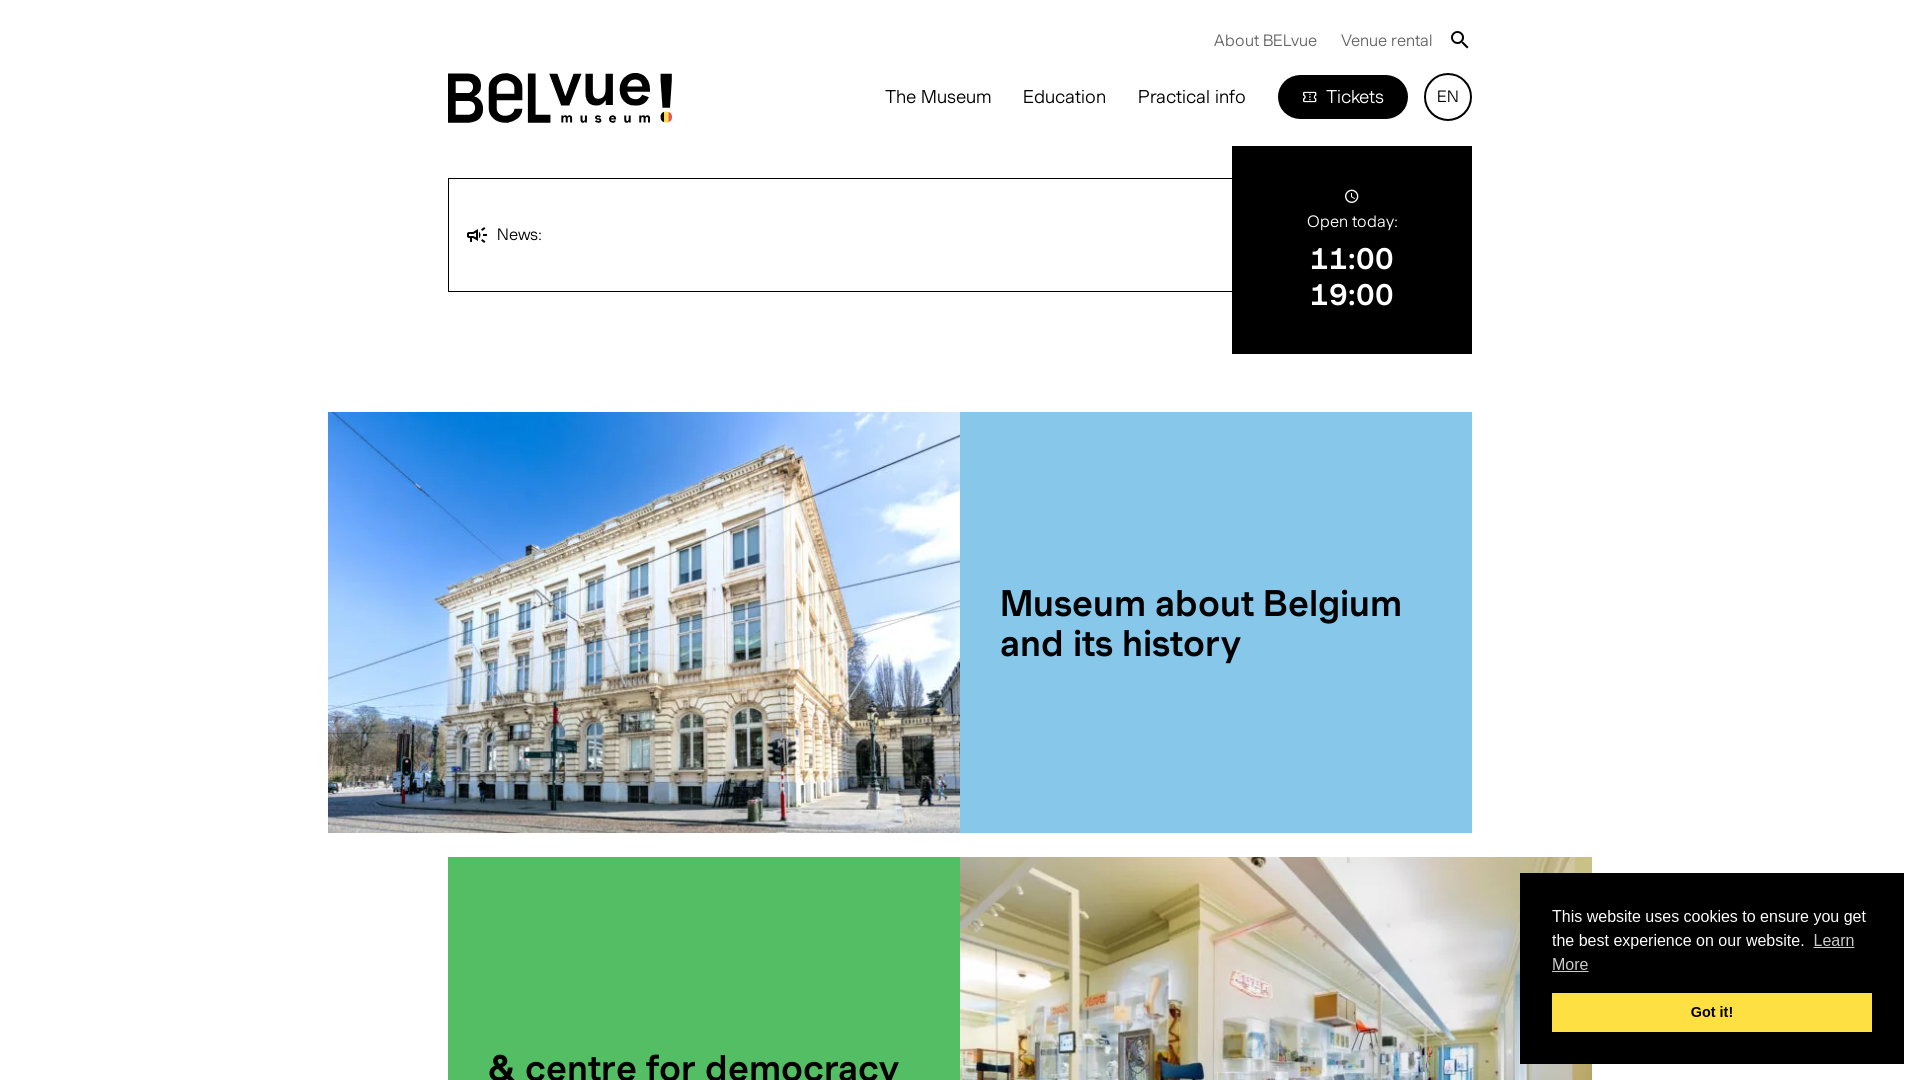 Image resolution: width=1920 pixels, height=1080 pixels. What do you see at coordinates (1063, 96) in the screenshot?
I see `'Education'` at bounding box center [1063, 96].